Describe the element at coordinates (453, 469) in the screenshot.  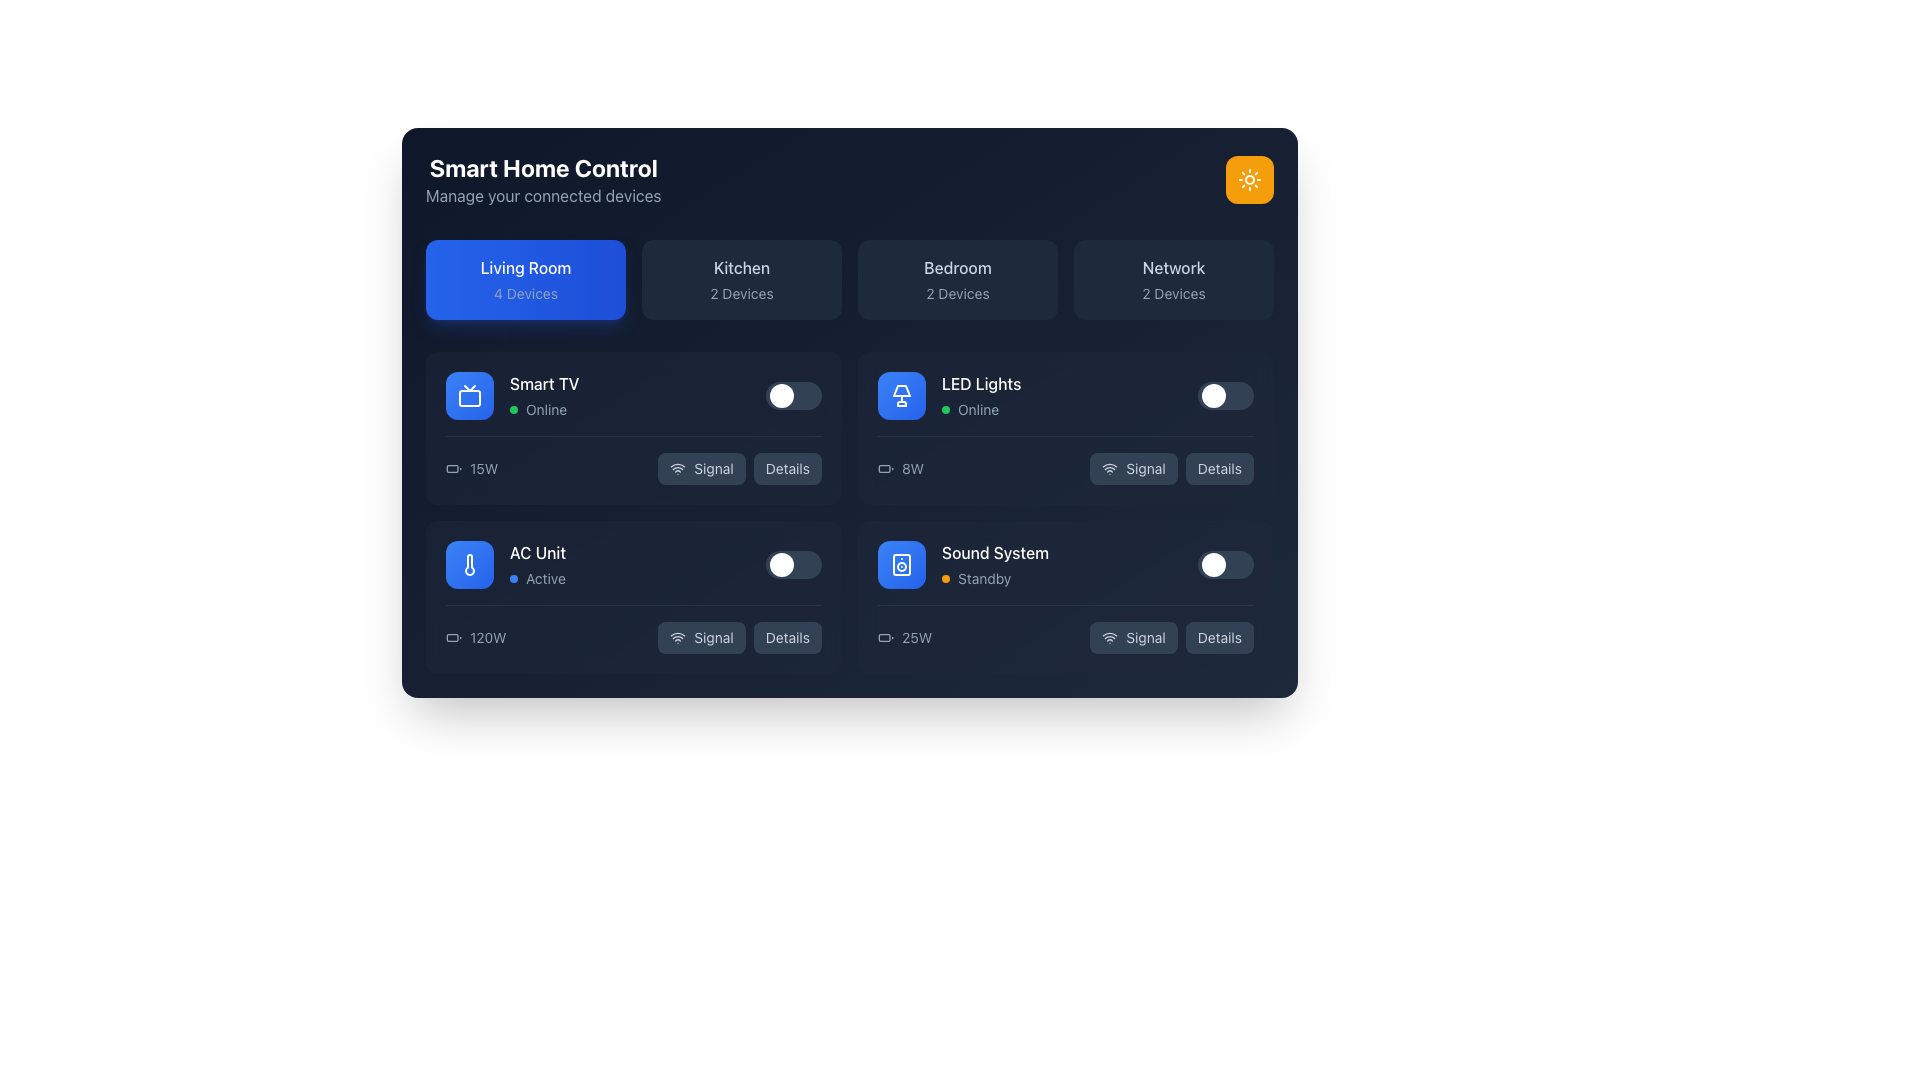
I see `the battery outline icon representing the charge status, located next to the text '15W' in the Smart TV device list` at that location.